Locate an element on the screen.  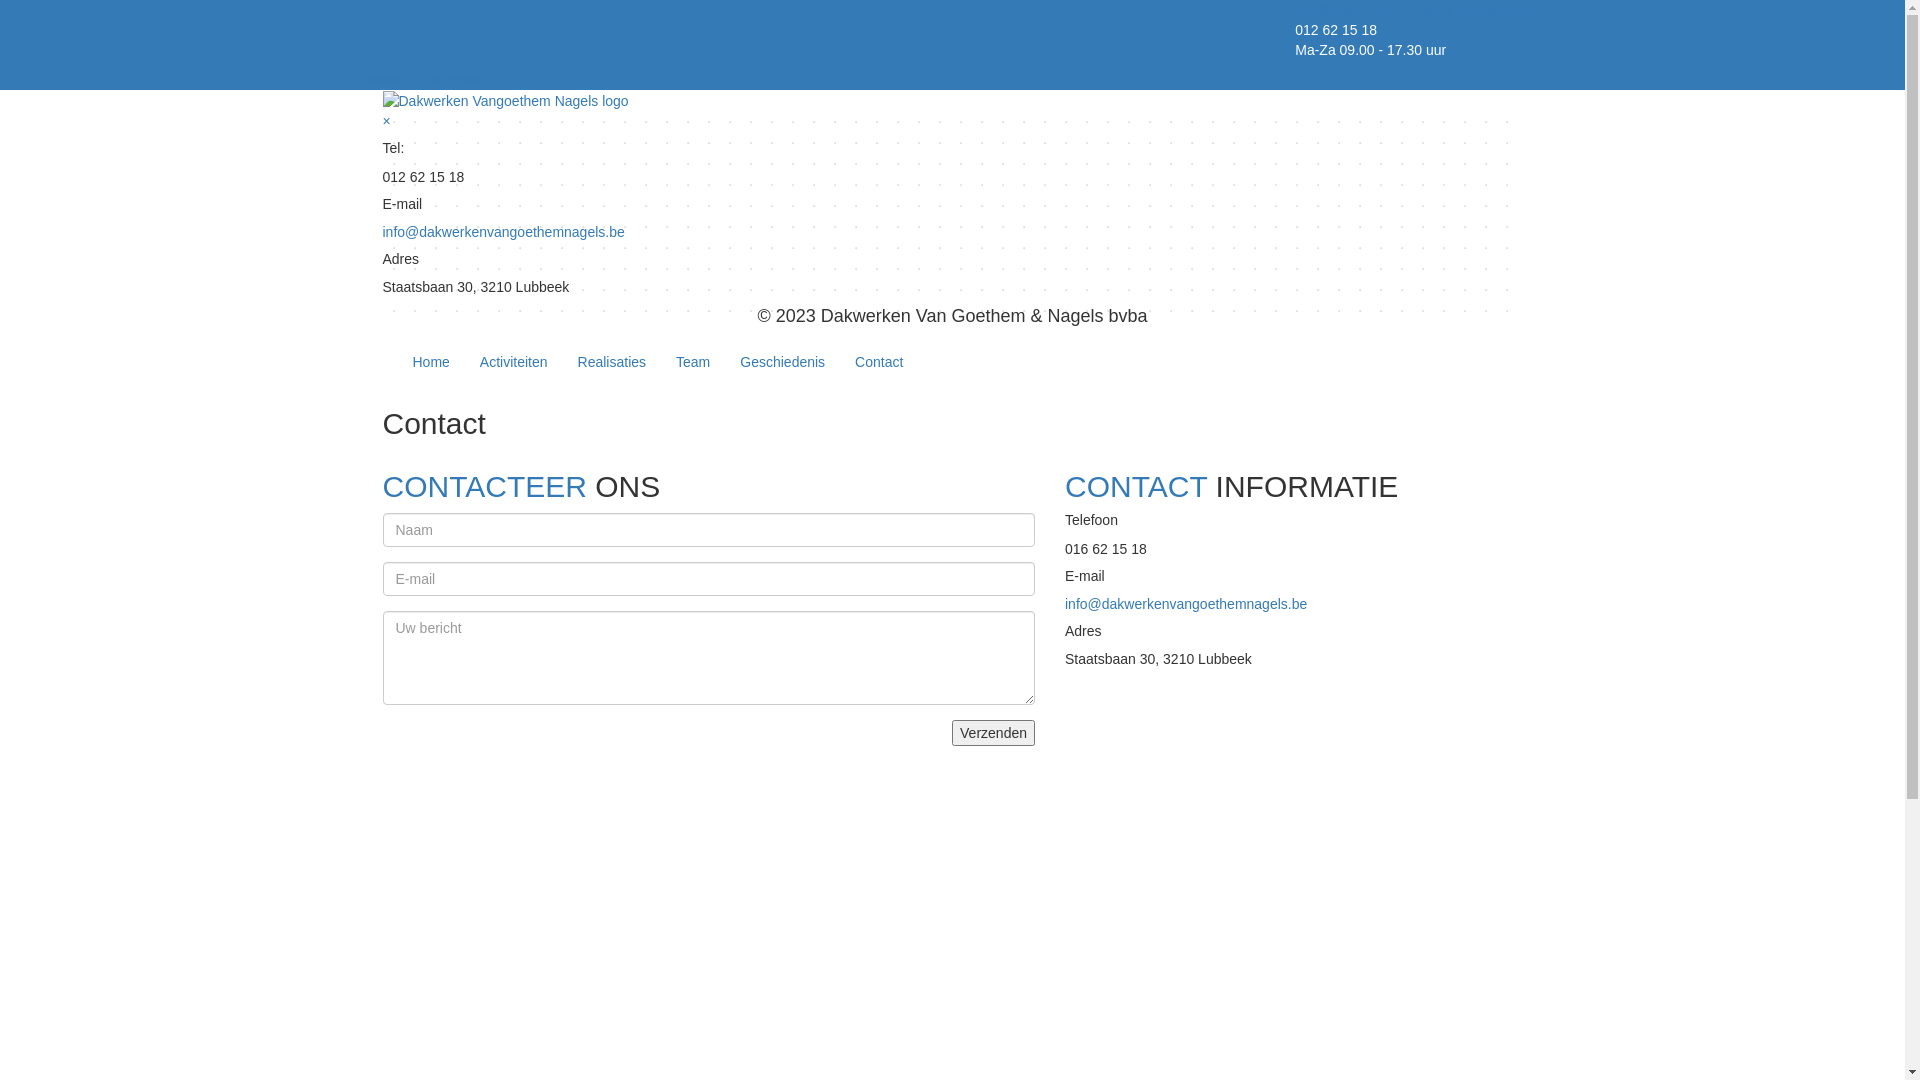
'Contact' is located at coordinates (878, 362).